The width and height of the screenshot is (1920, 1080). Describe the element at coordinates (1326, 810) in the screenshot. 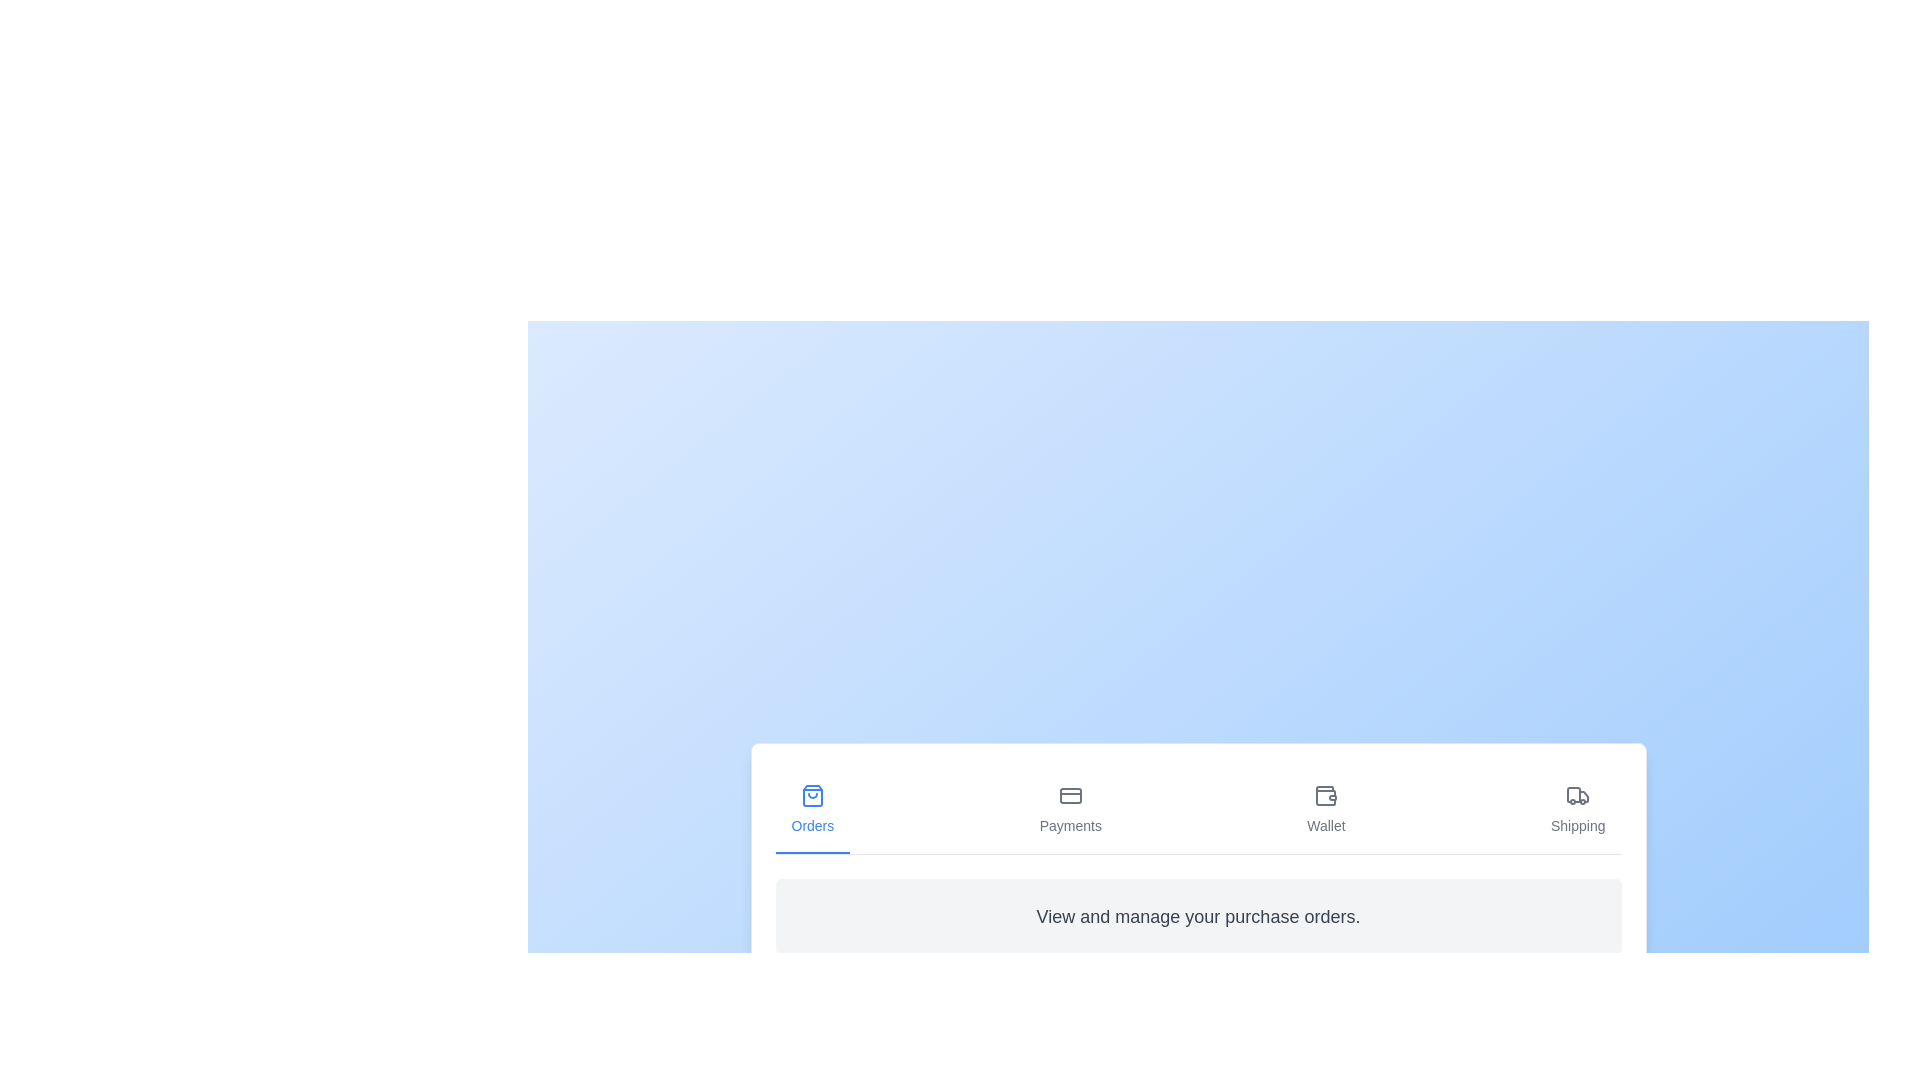

I see `the Wallet button, which features a wallet icon above the label 'Wallet'` at that location.